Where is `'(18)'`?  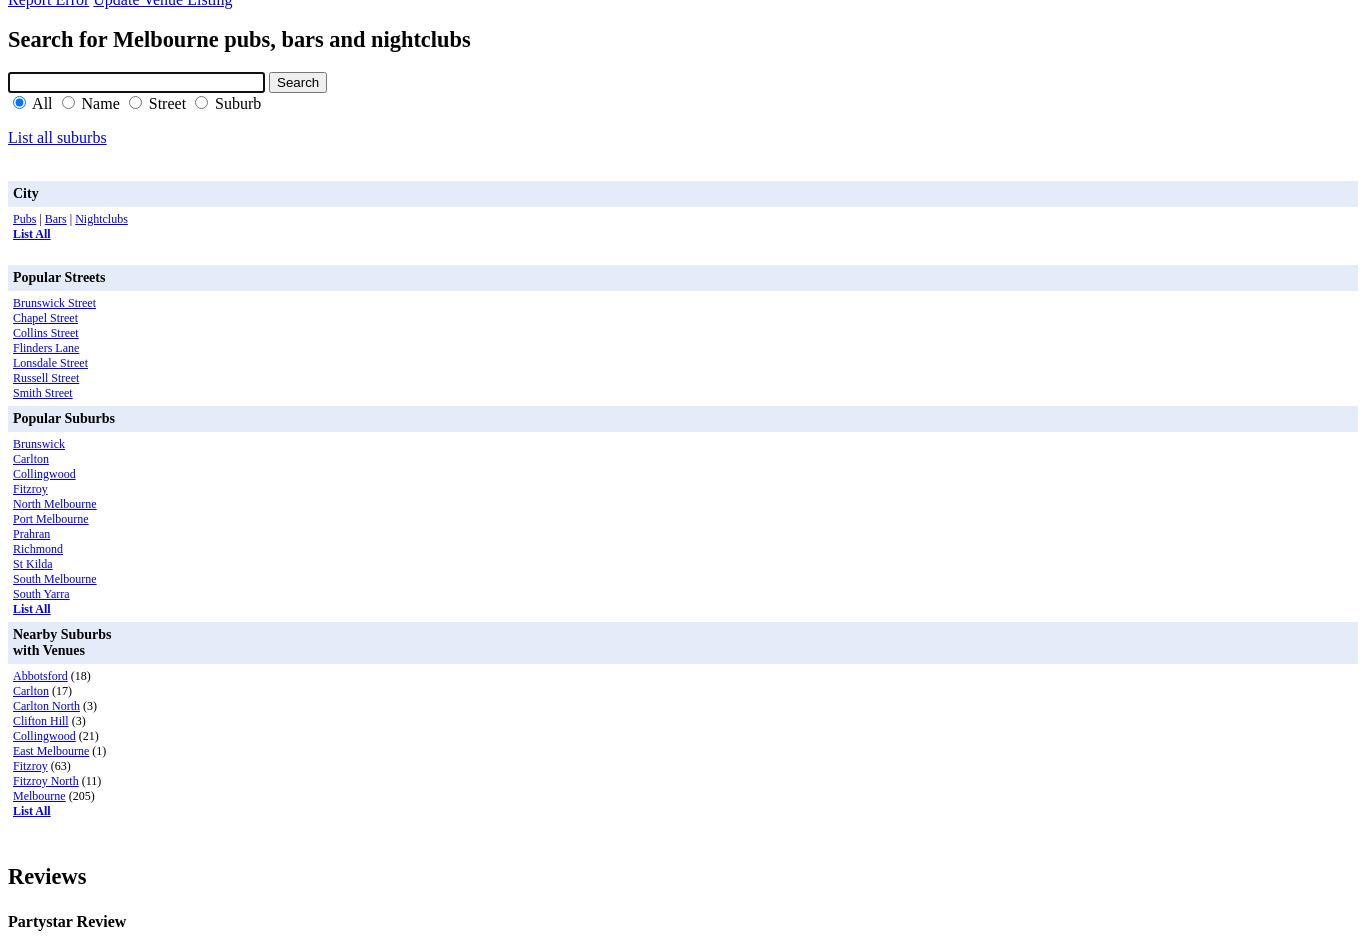
'(18)' is located at coordinates (66, 674).